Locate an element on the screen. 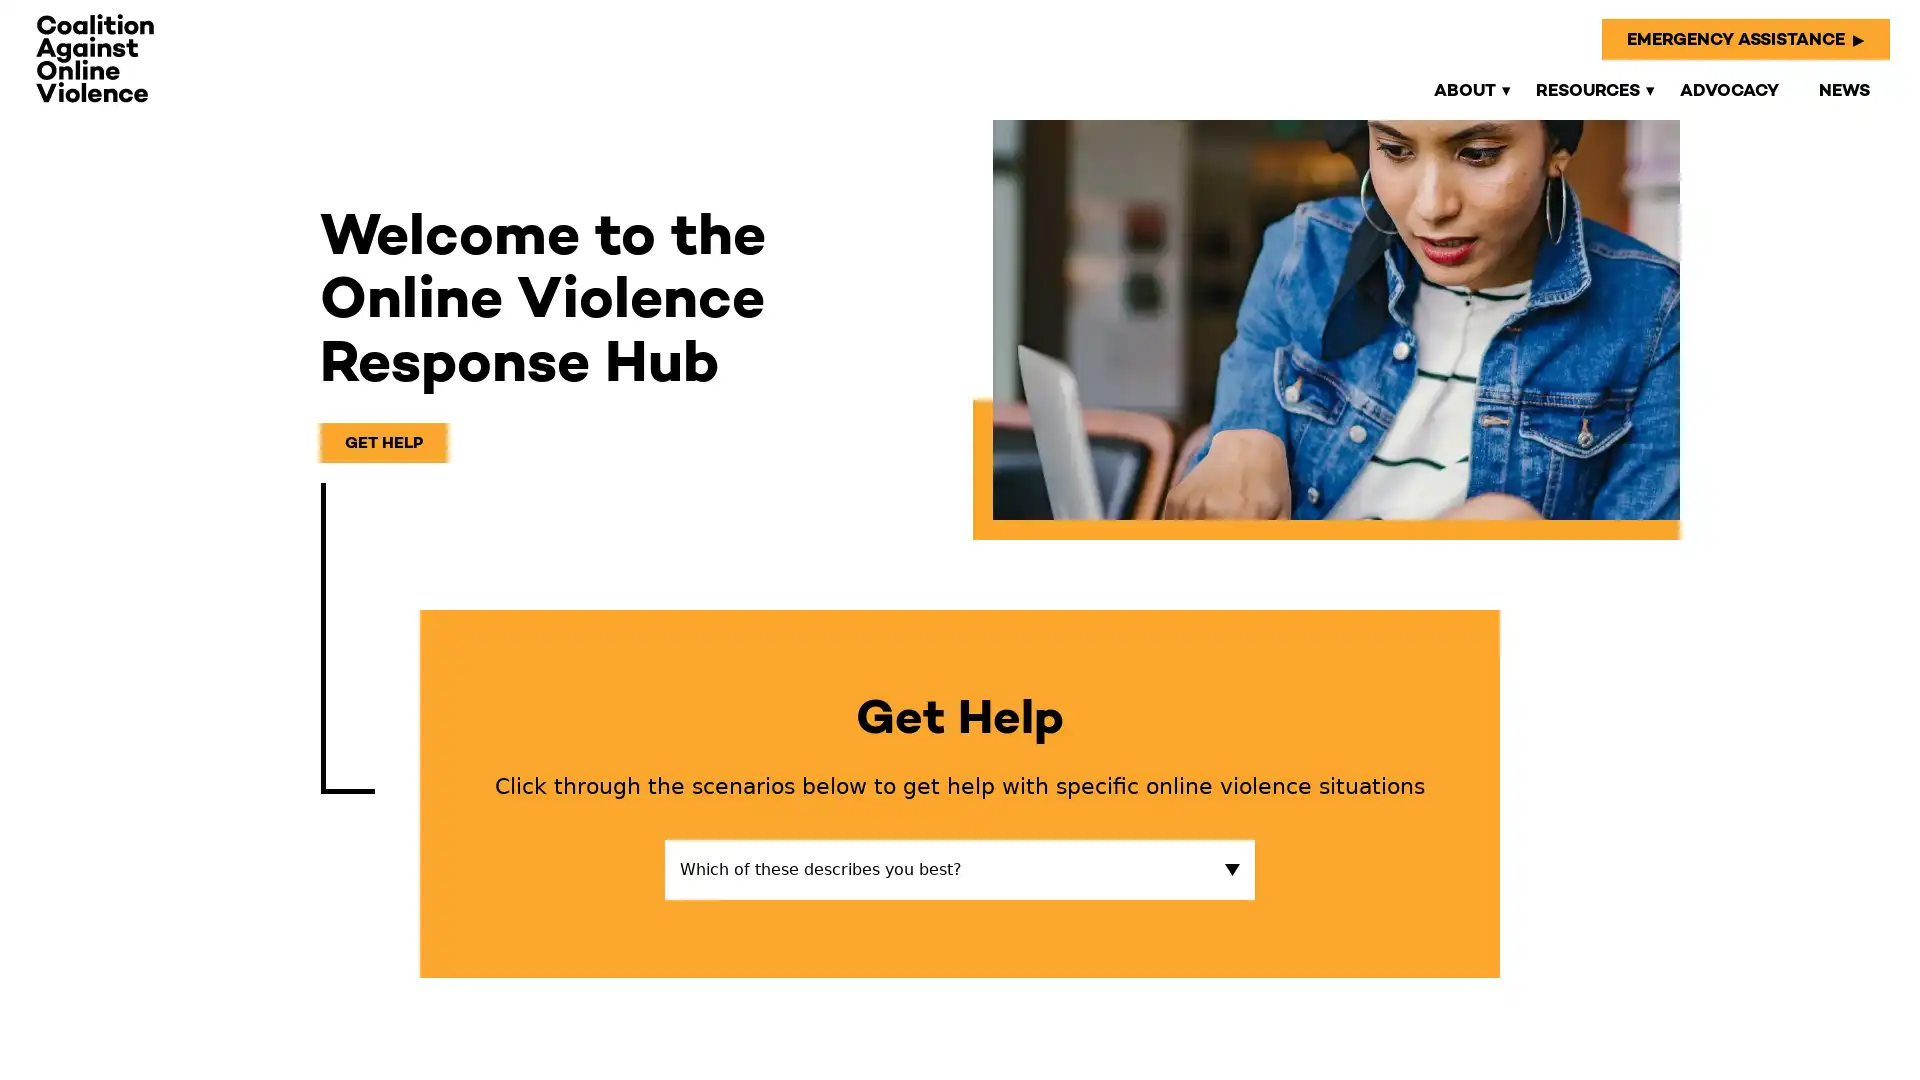 The image size is (1920, 1080). GET HELP is located at coordinates (384, 441).